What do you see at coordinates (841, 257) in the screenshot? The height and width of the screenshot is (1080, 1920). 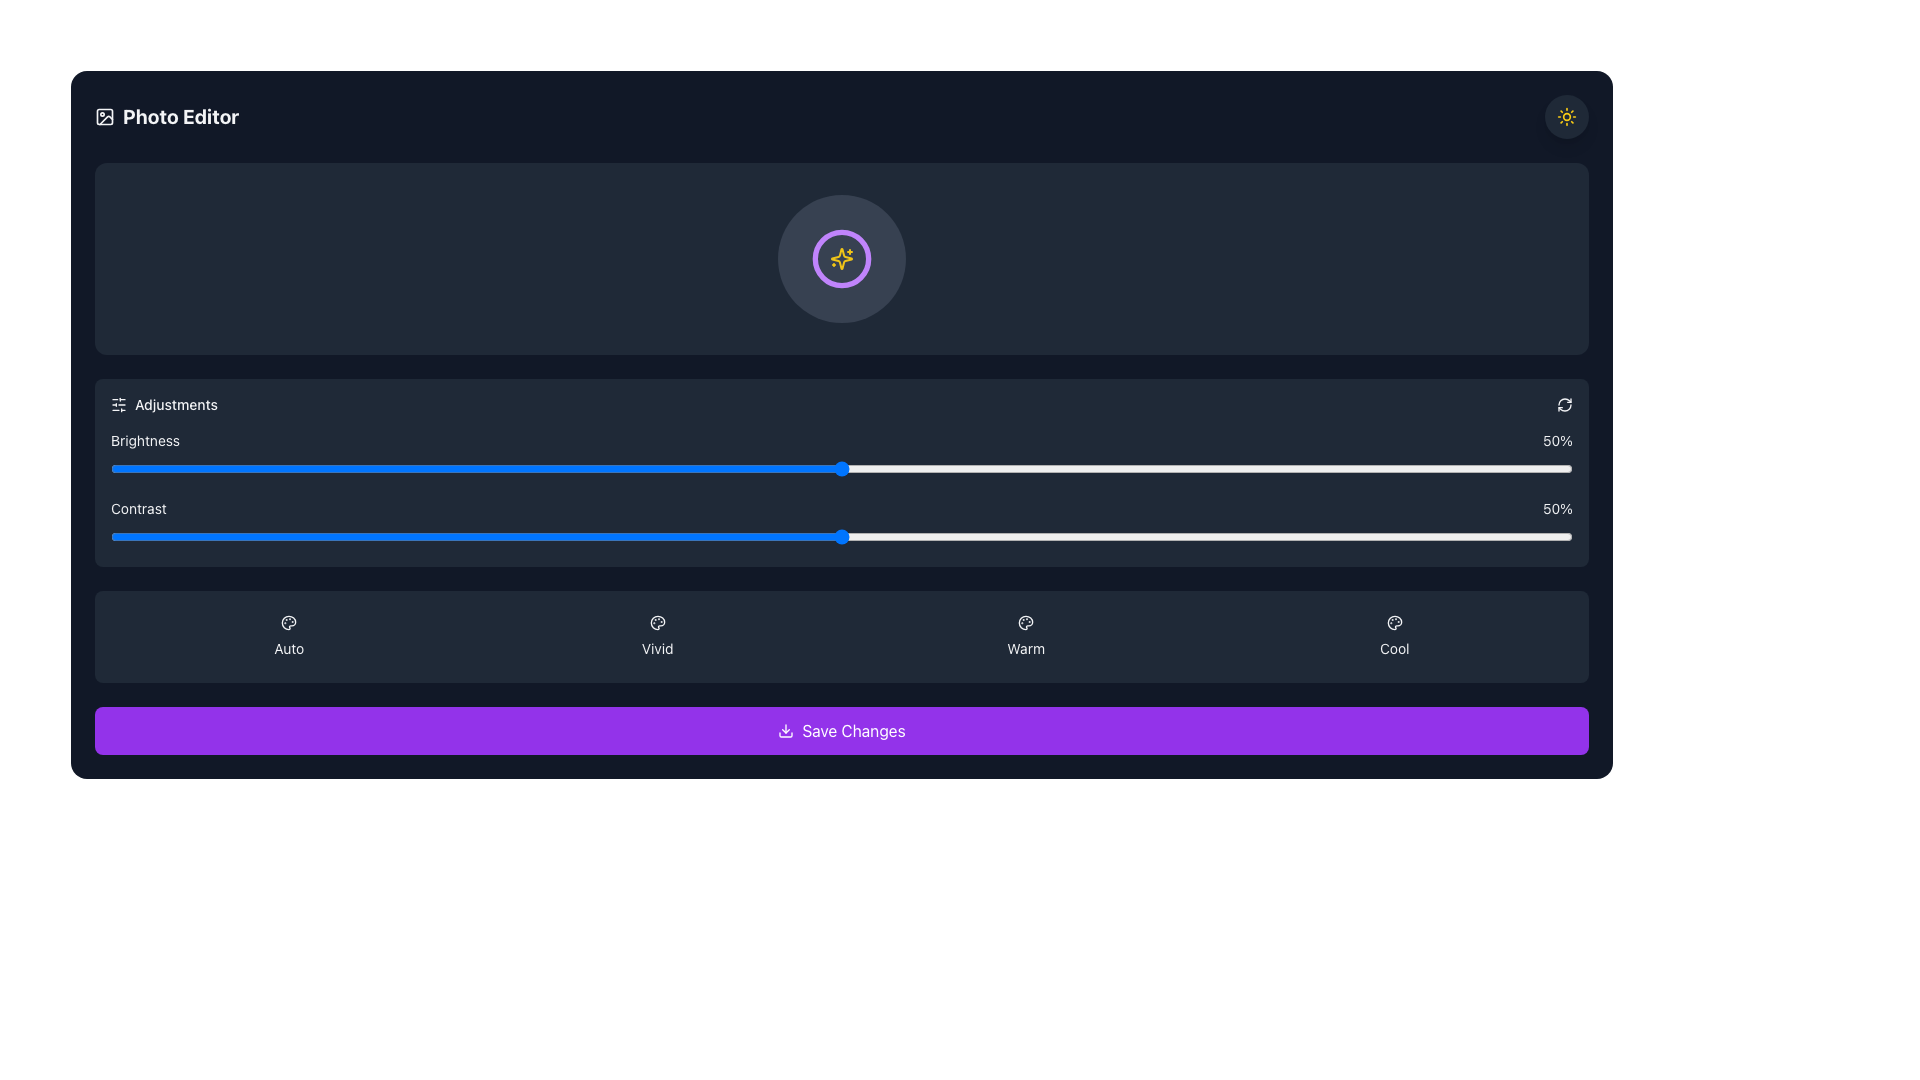 I see `the yellow sparkle icon with a pulsating animation effect, located at the center of the upper section of the layout, for feedback or information` at bounding box center [841, 257].